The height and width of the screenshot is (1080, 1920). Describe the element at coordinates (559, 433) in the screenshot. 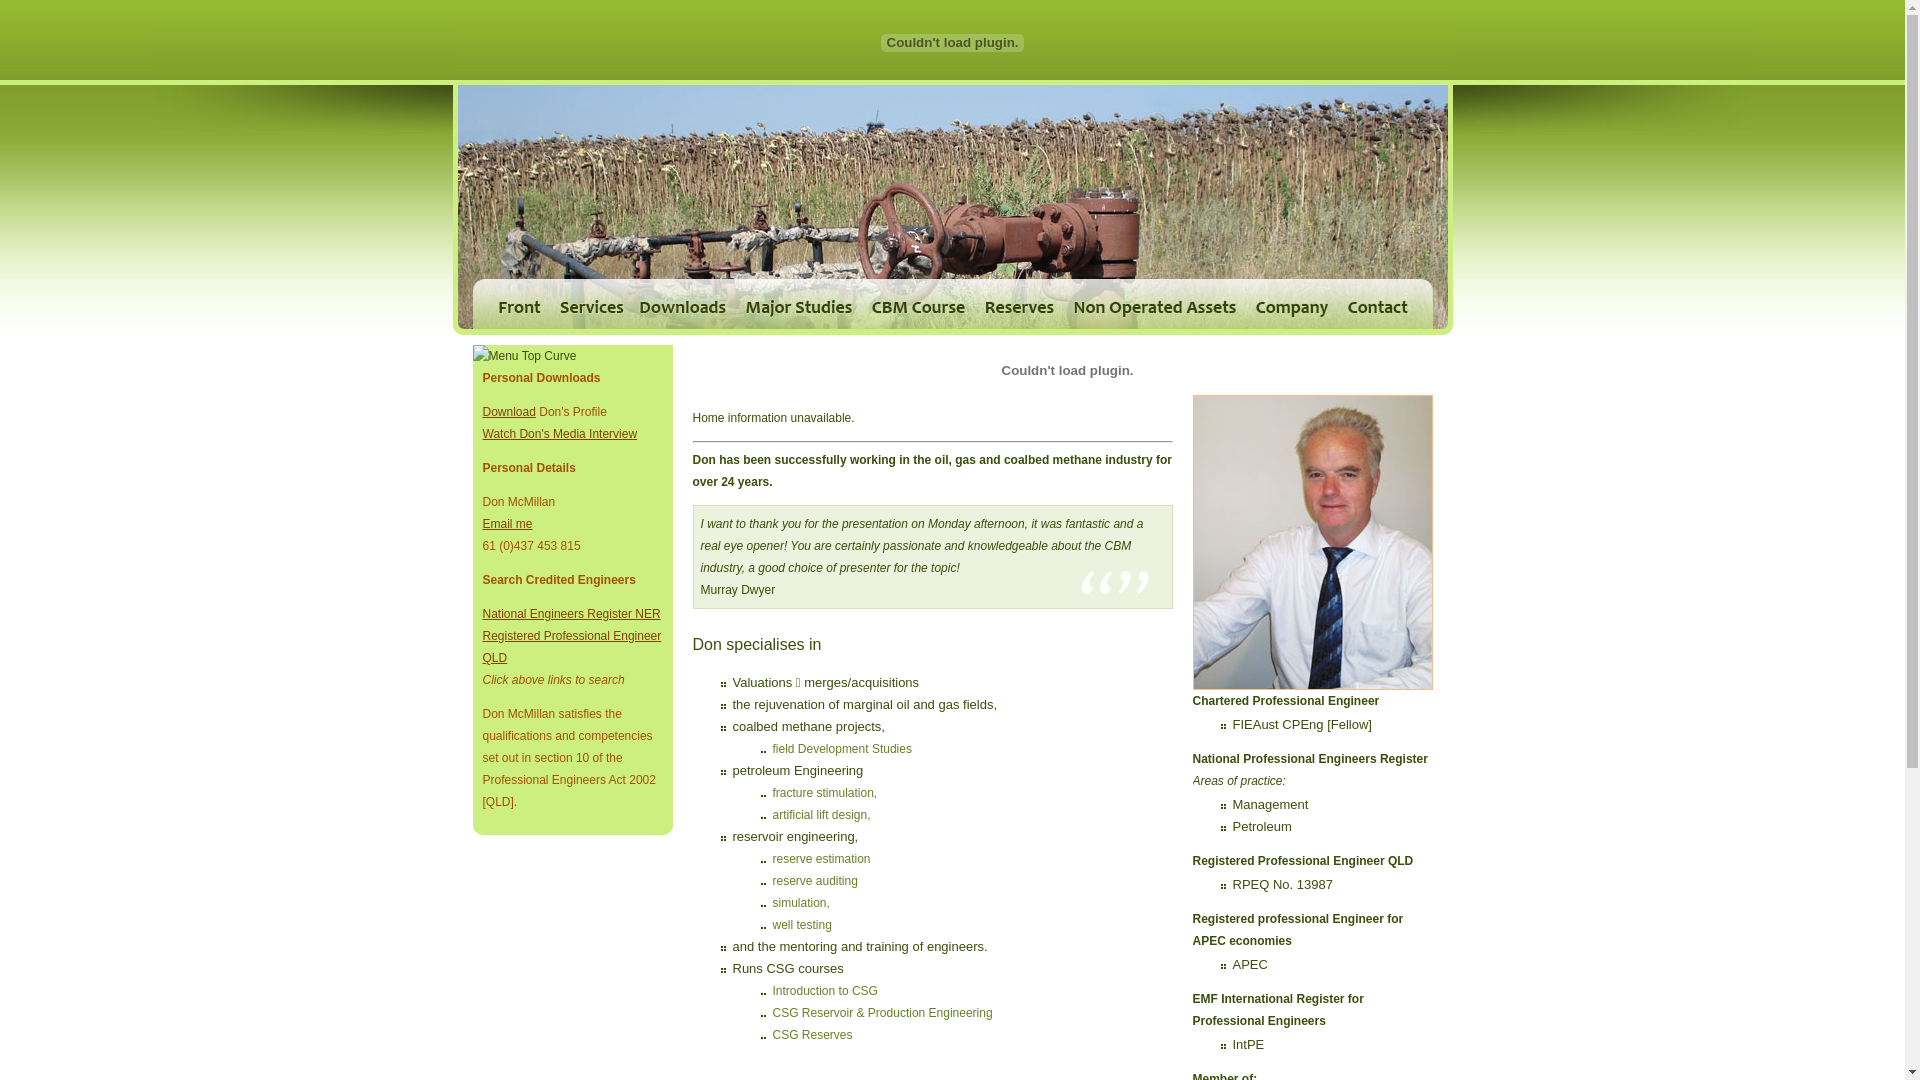

I see `'Watch Don's Media Interview'` at that location.